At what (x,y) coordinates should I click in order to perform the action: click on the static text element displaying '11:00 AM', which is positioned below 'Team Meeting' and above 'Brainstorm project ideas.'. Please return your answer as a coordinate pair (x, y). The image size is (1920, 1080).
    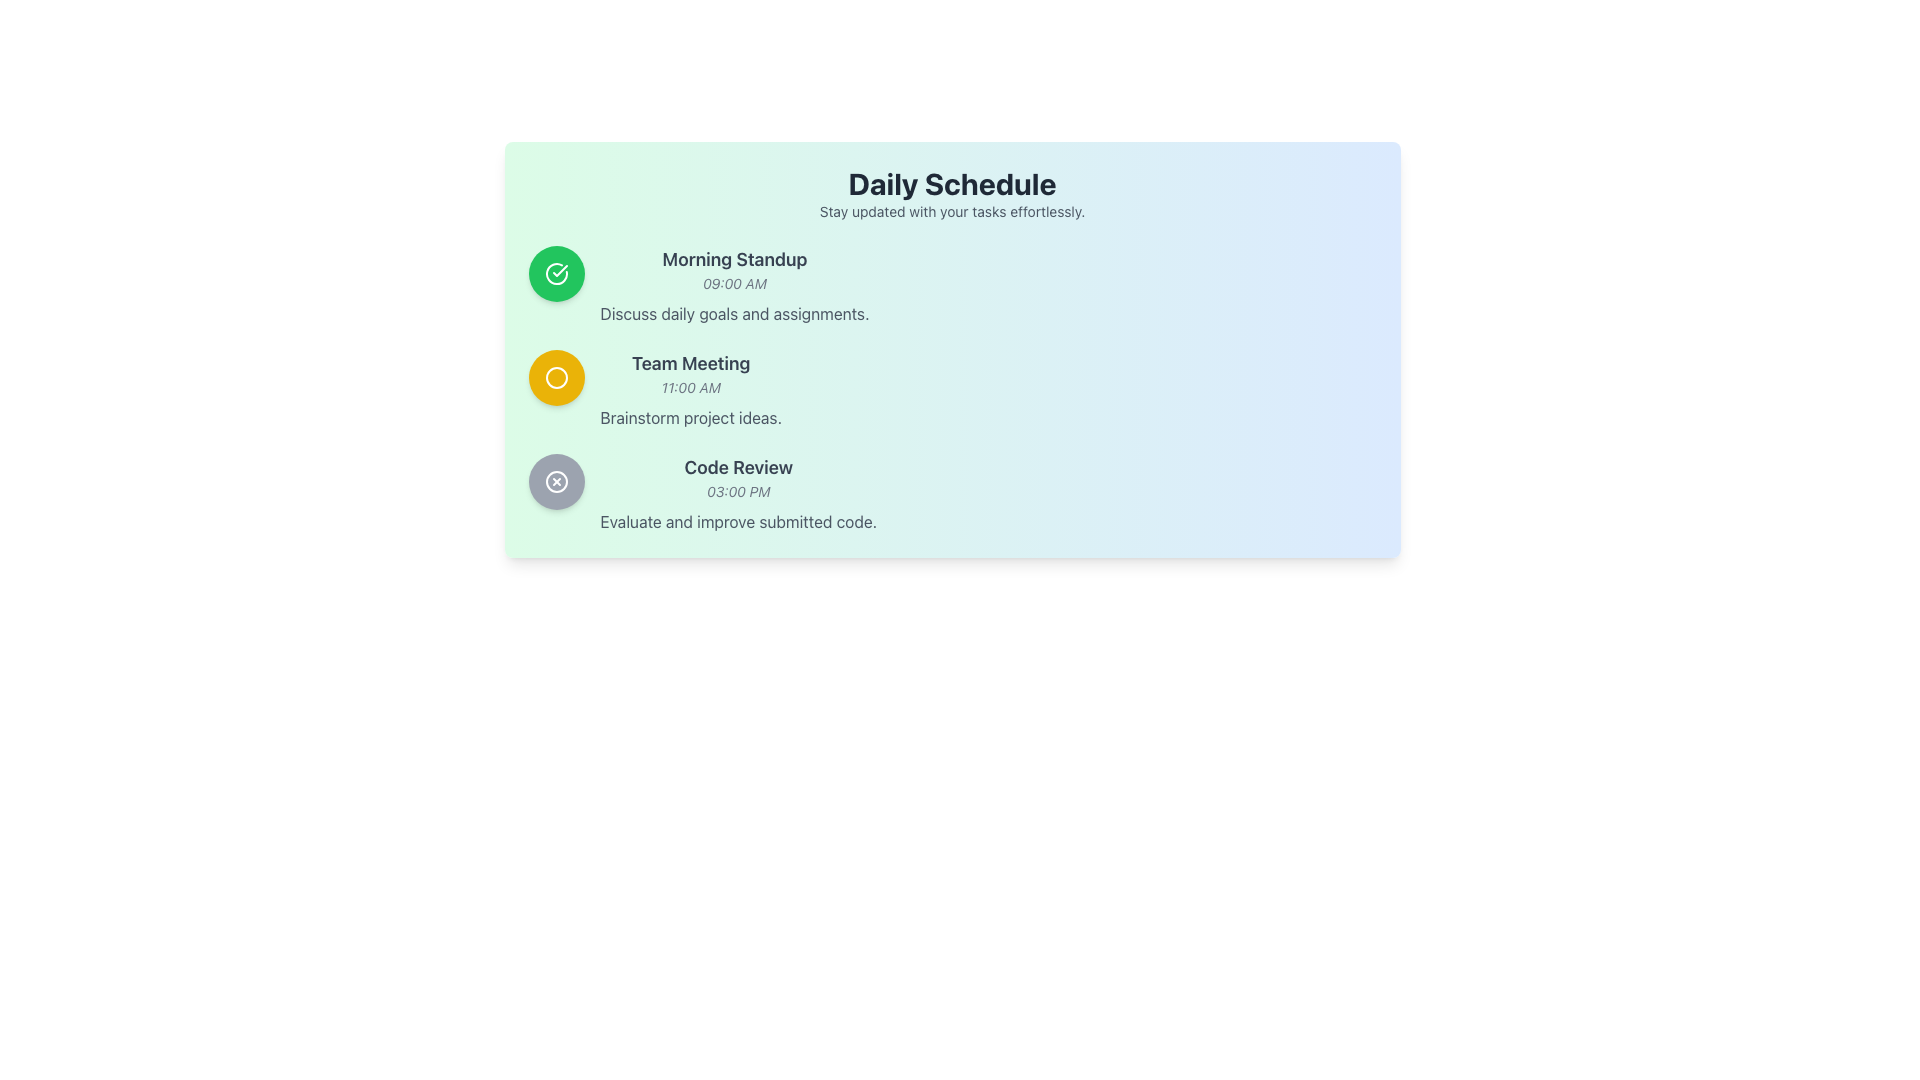
    Looking at the image, I should click on (691, 388).